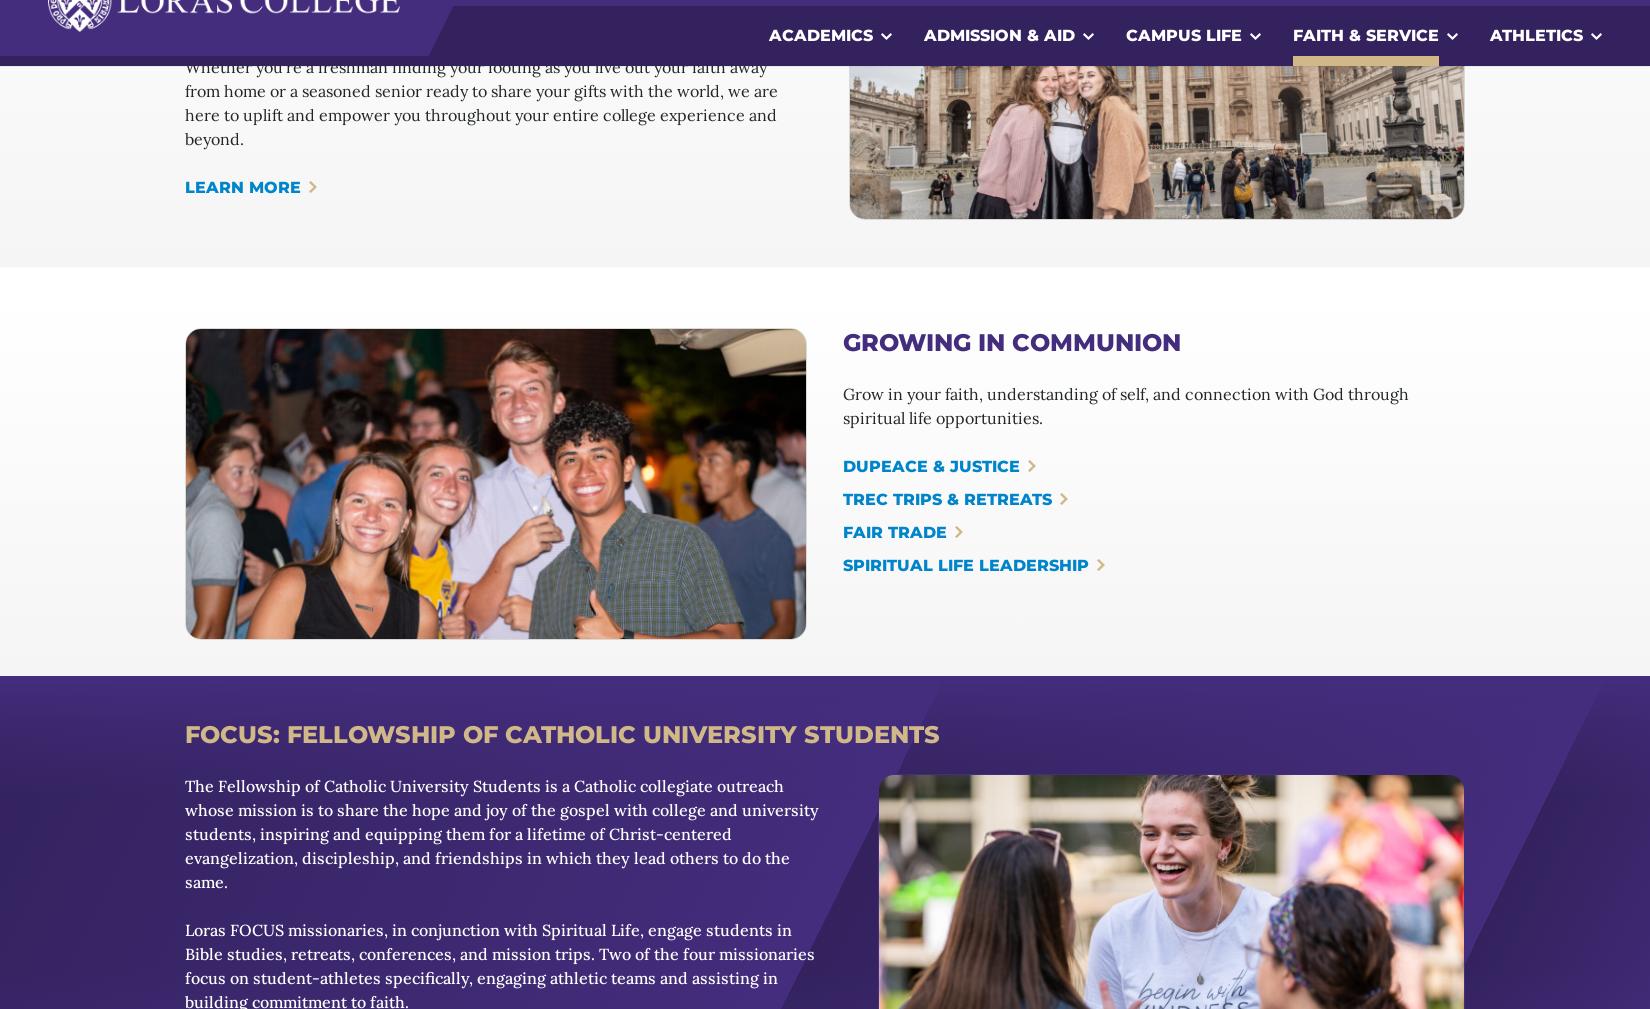 This screenshot has width=1650, height=1009. I want to click on 'Agree & Continue', so click(1436, 930).